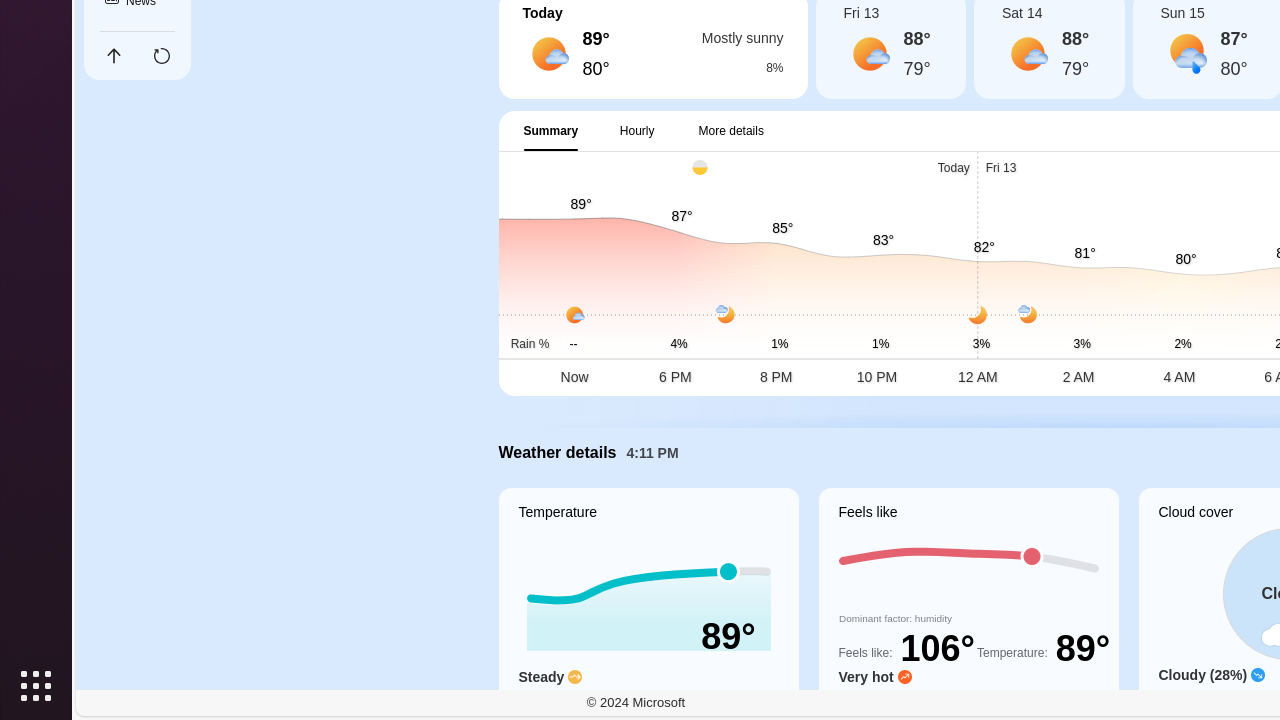  Describe the element at coordinates (112, 55) in the screenshot. I see `'Back to top'` at that location.